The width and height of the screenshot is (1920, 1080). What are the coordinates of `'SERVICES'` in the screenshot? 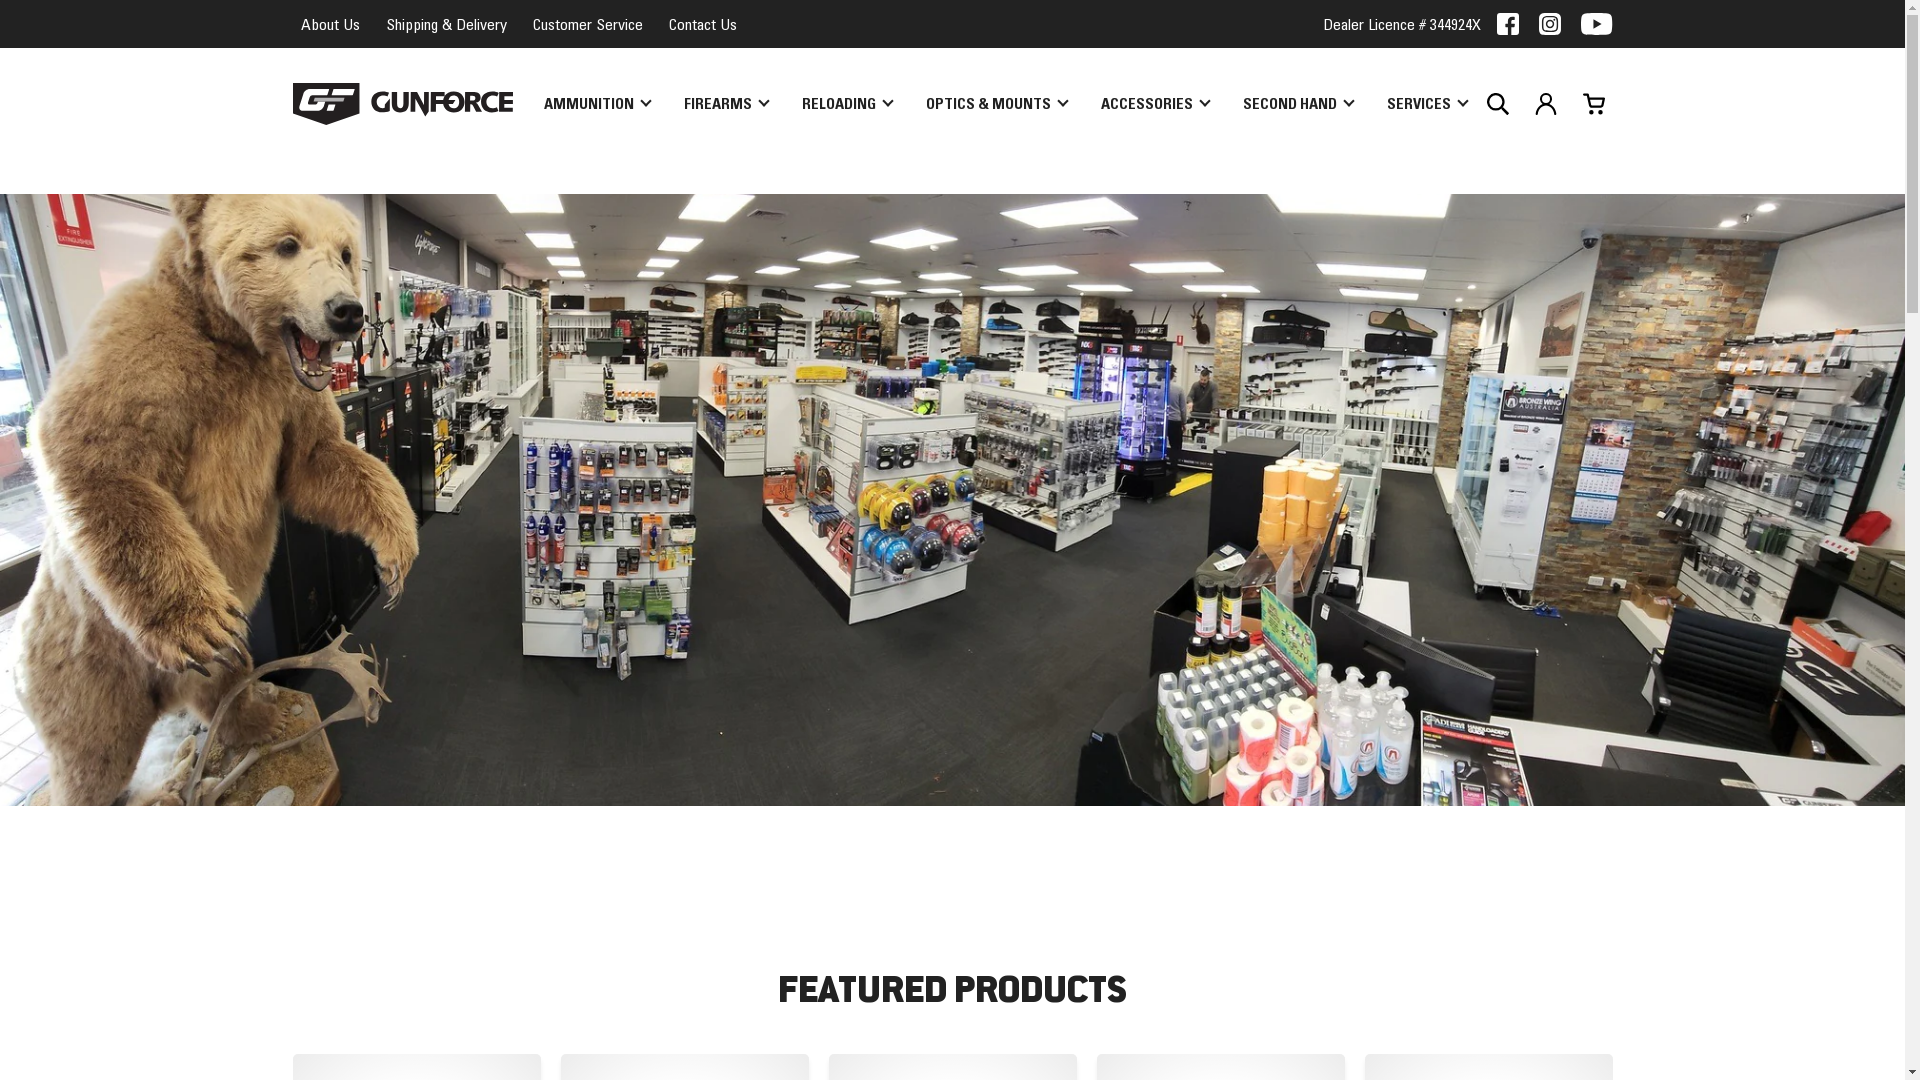 It's located at (1424, 104).